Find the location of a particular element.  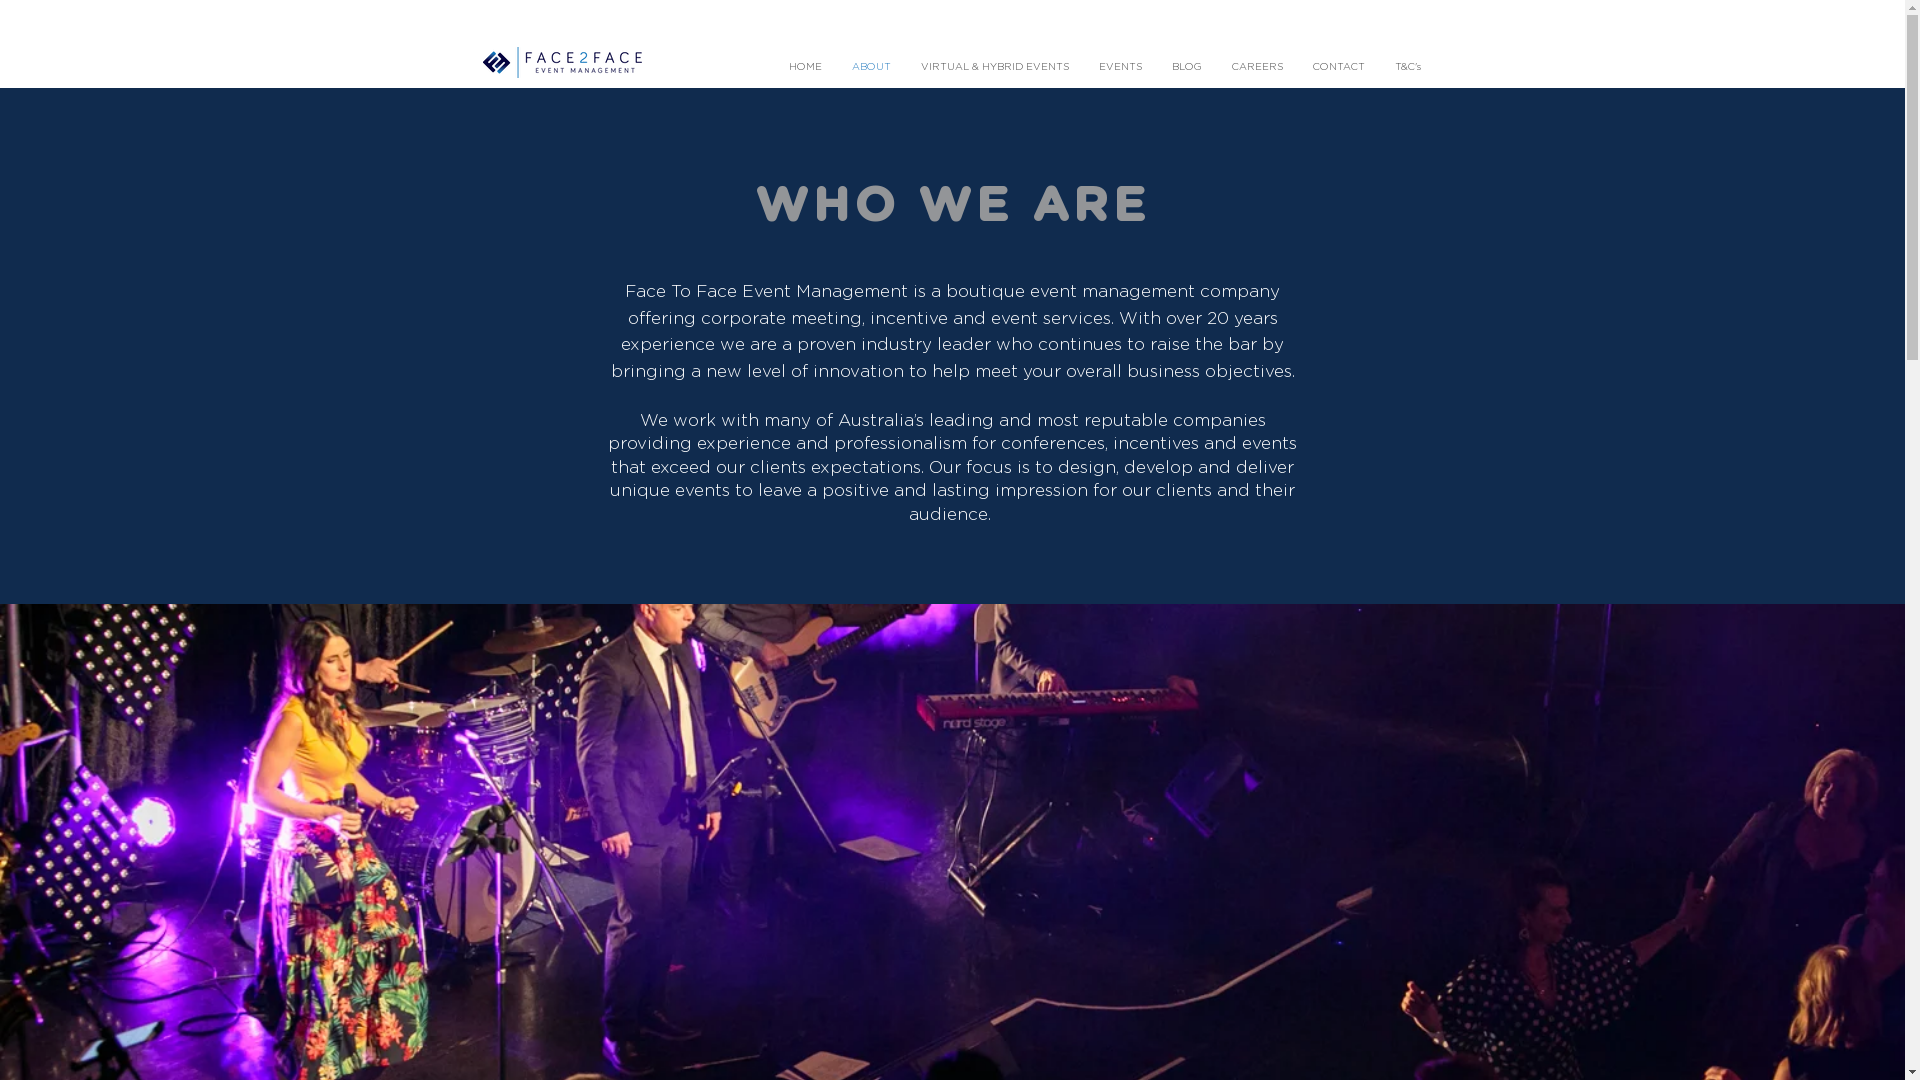

'VIRTUAL & HYBRID EVENTS' is located at coordinates (994, 66).